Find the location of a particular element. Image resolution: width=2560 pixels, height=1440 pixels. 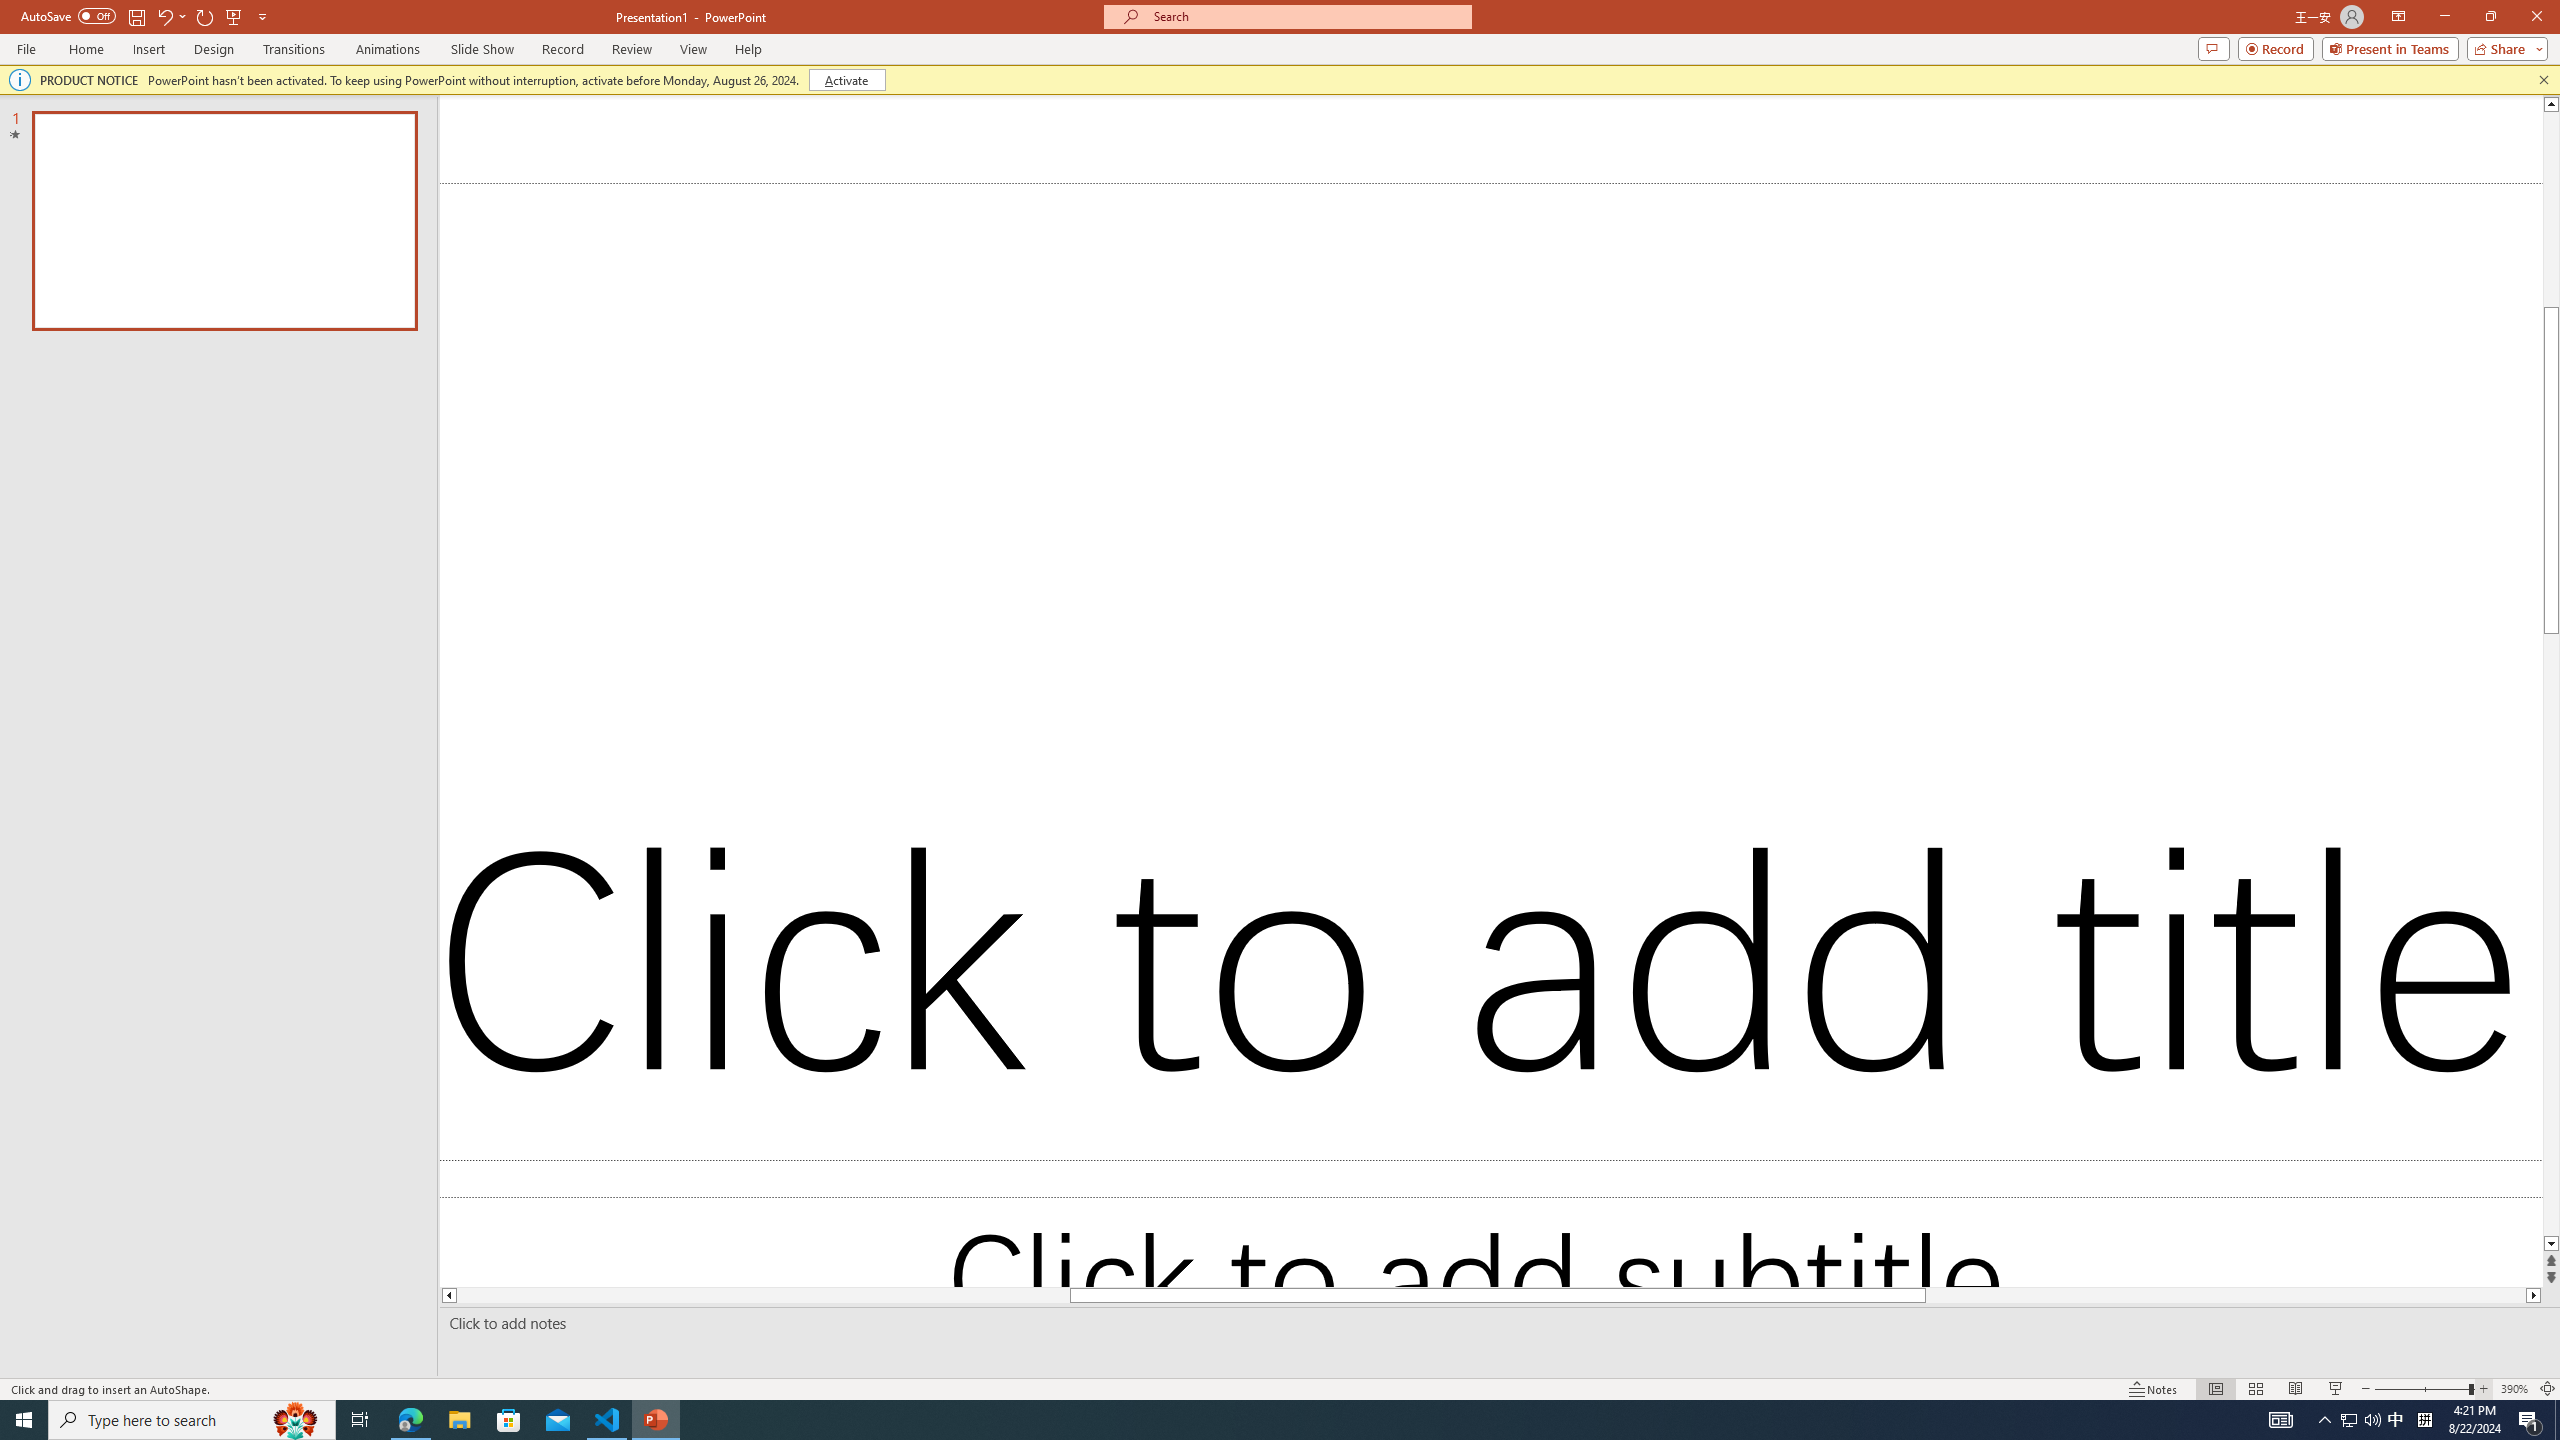

'Transitions' is located at coordinates (293, 49).